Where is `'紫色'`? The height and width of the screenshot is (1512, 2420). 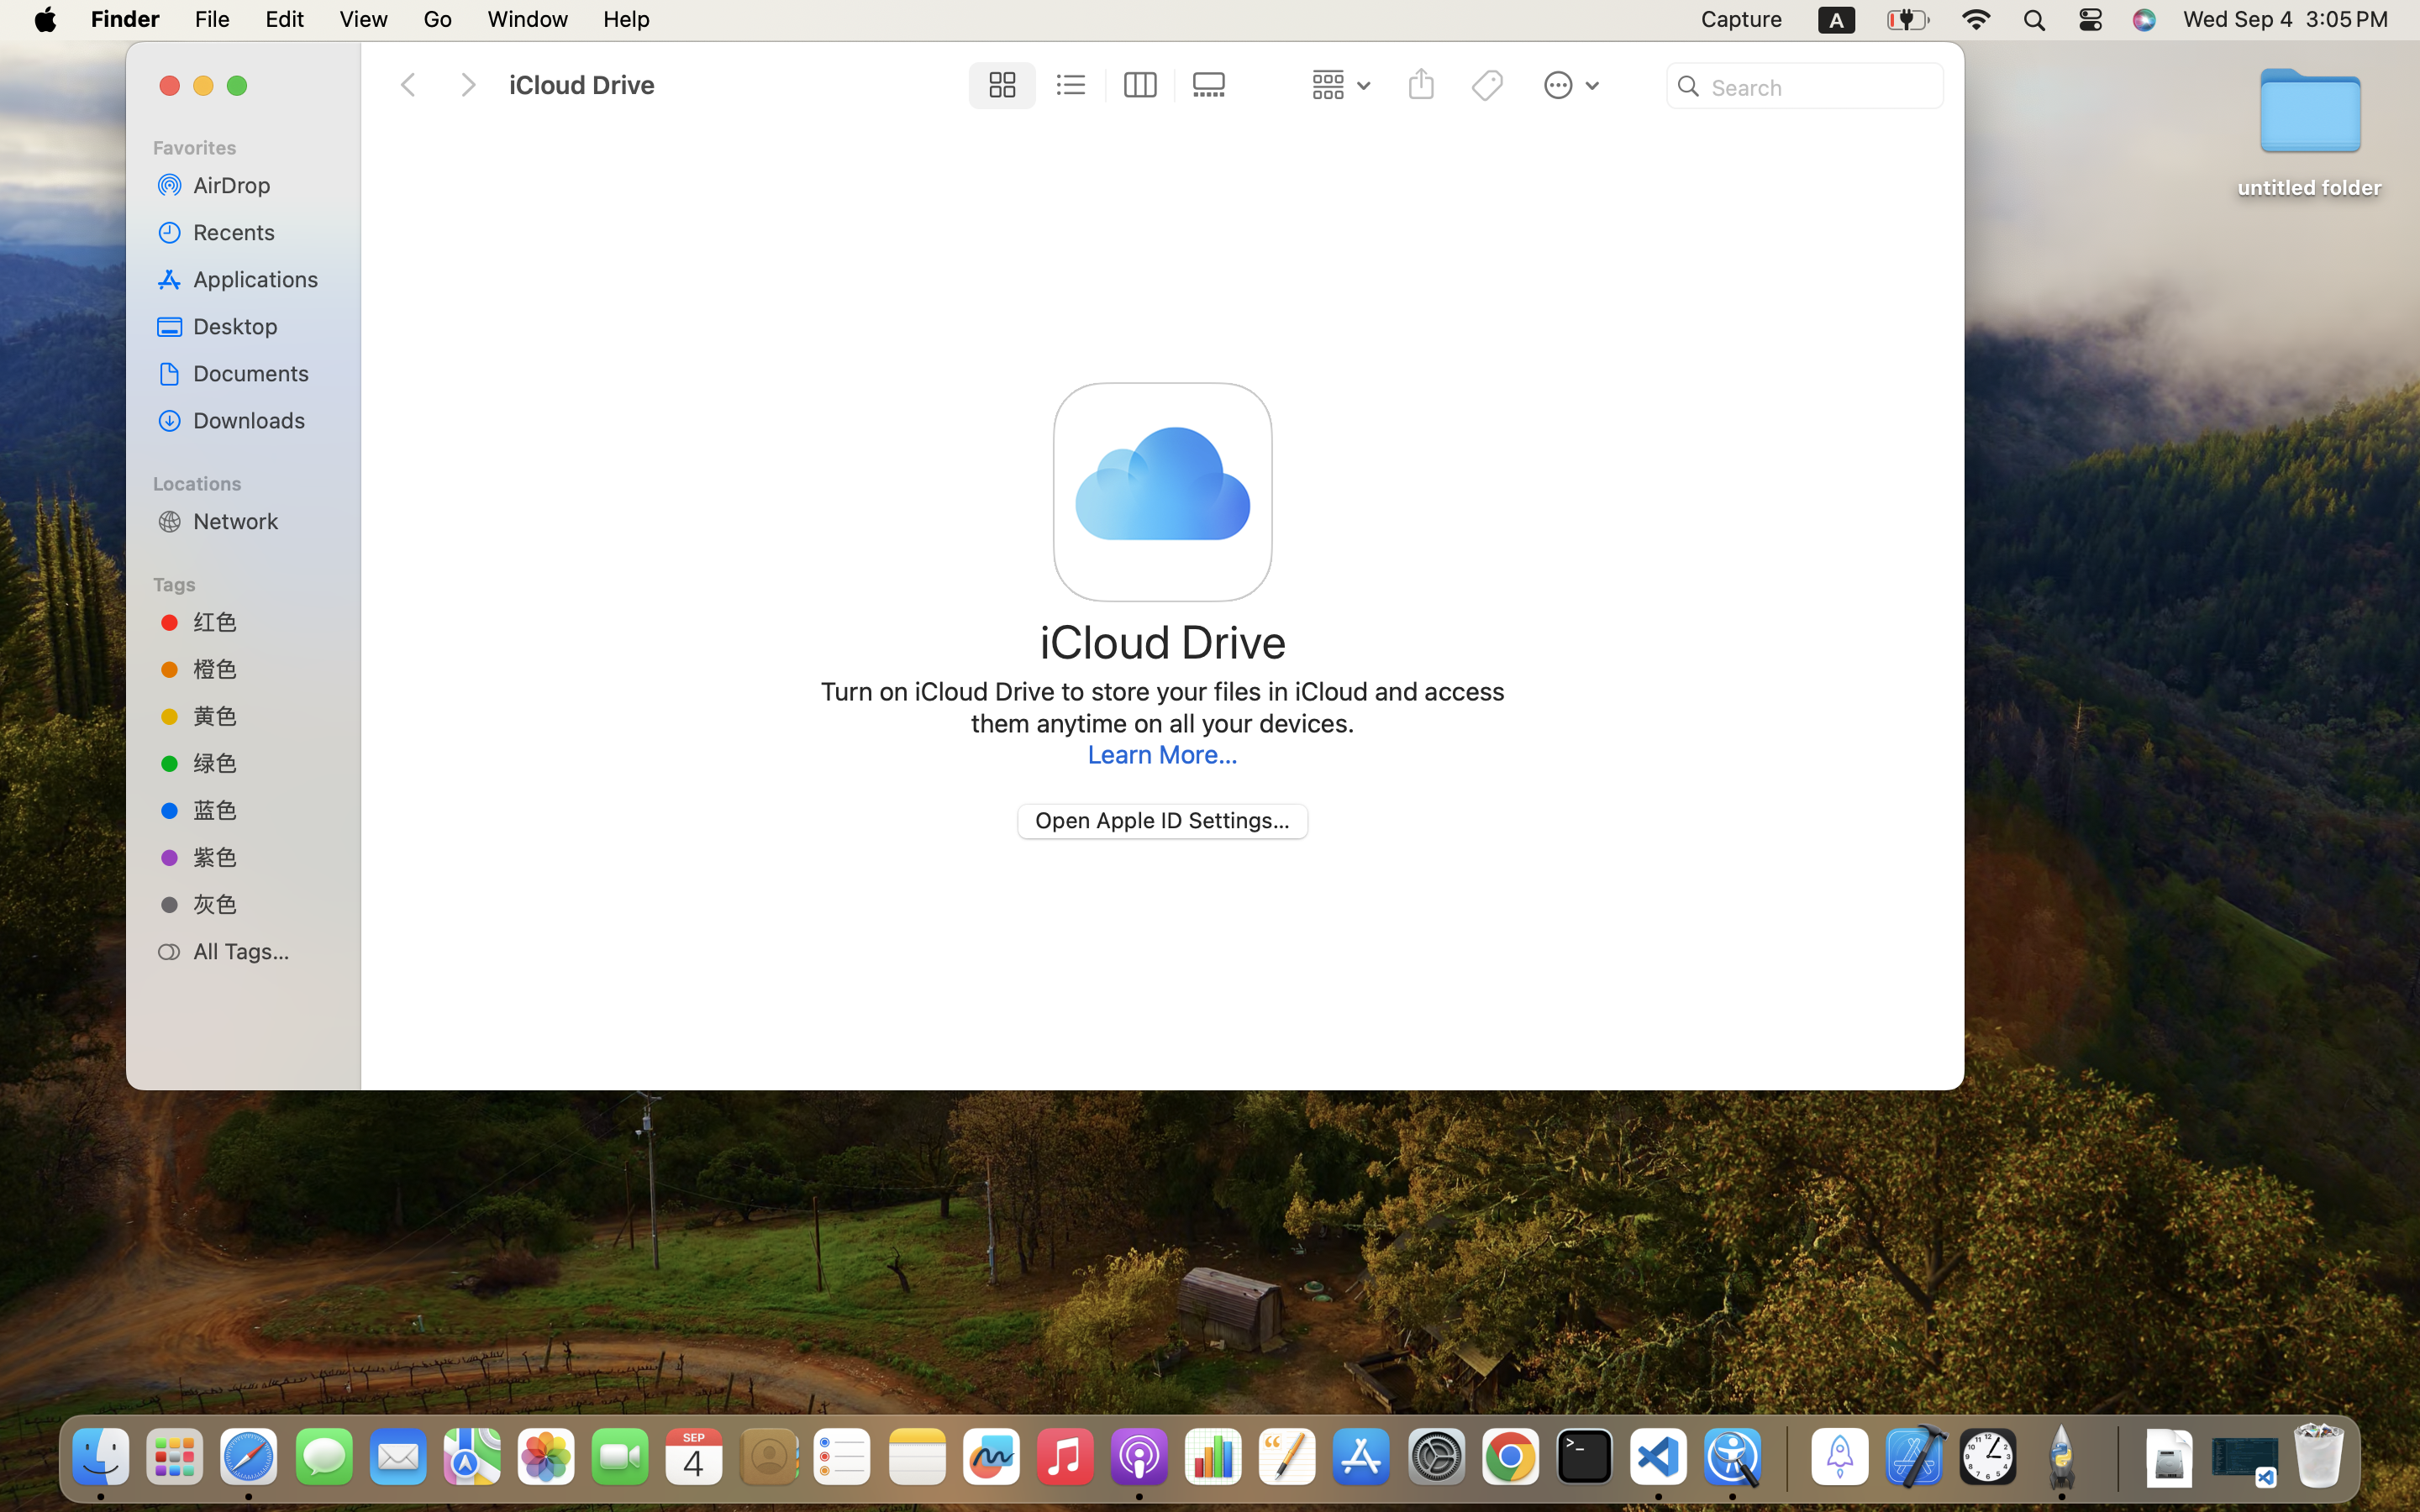
'紫色' is located at coordinates (260, 856).